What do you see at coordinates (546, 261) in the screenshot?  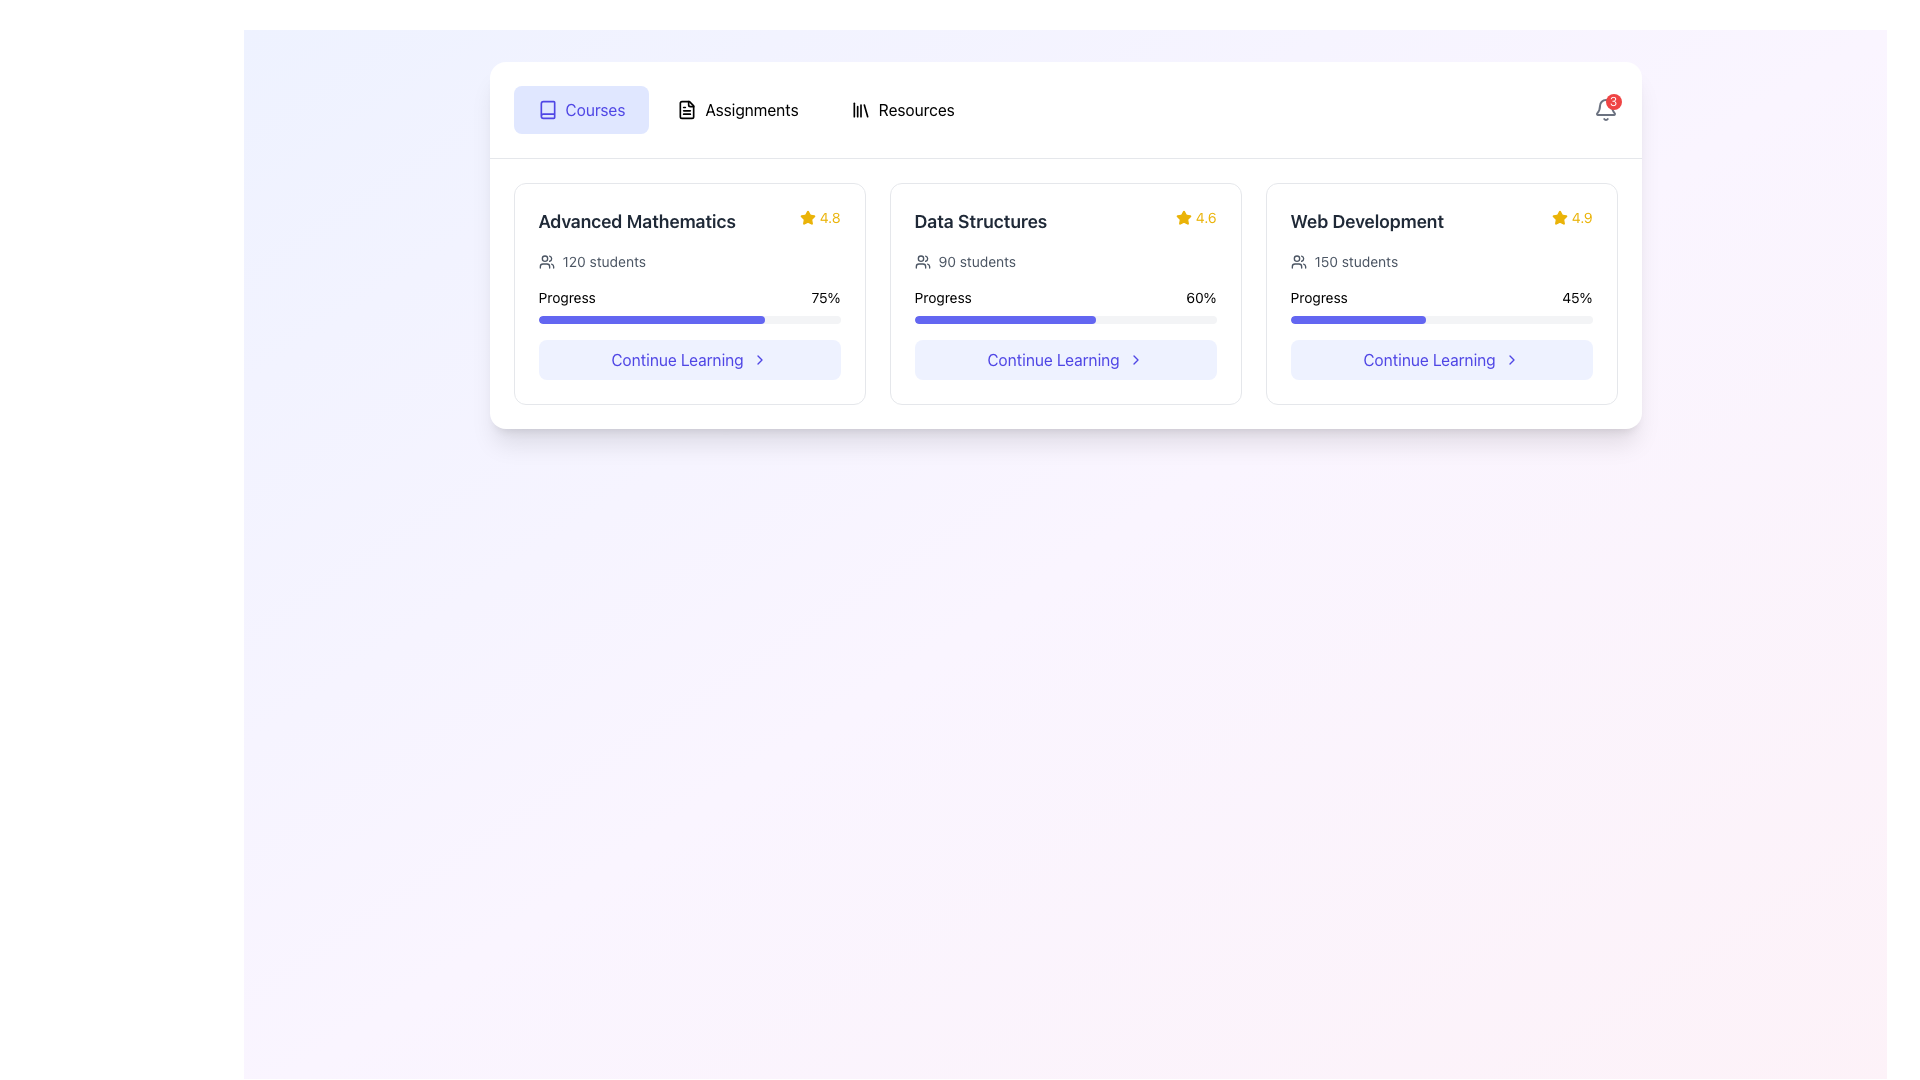 I see `the icon representing a group of students next to the '120 students' text label in the top-left corner of the 'Advanced Mathematics' course section` at bounding box center [546, 261].